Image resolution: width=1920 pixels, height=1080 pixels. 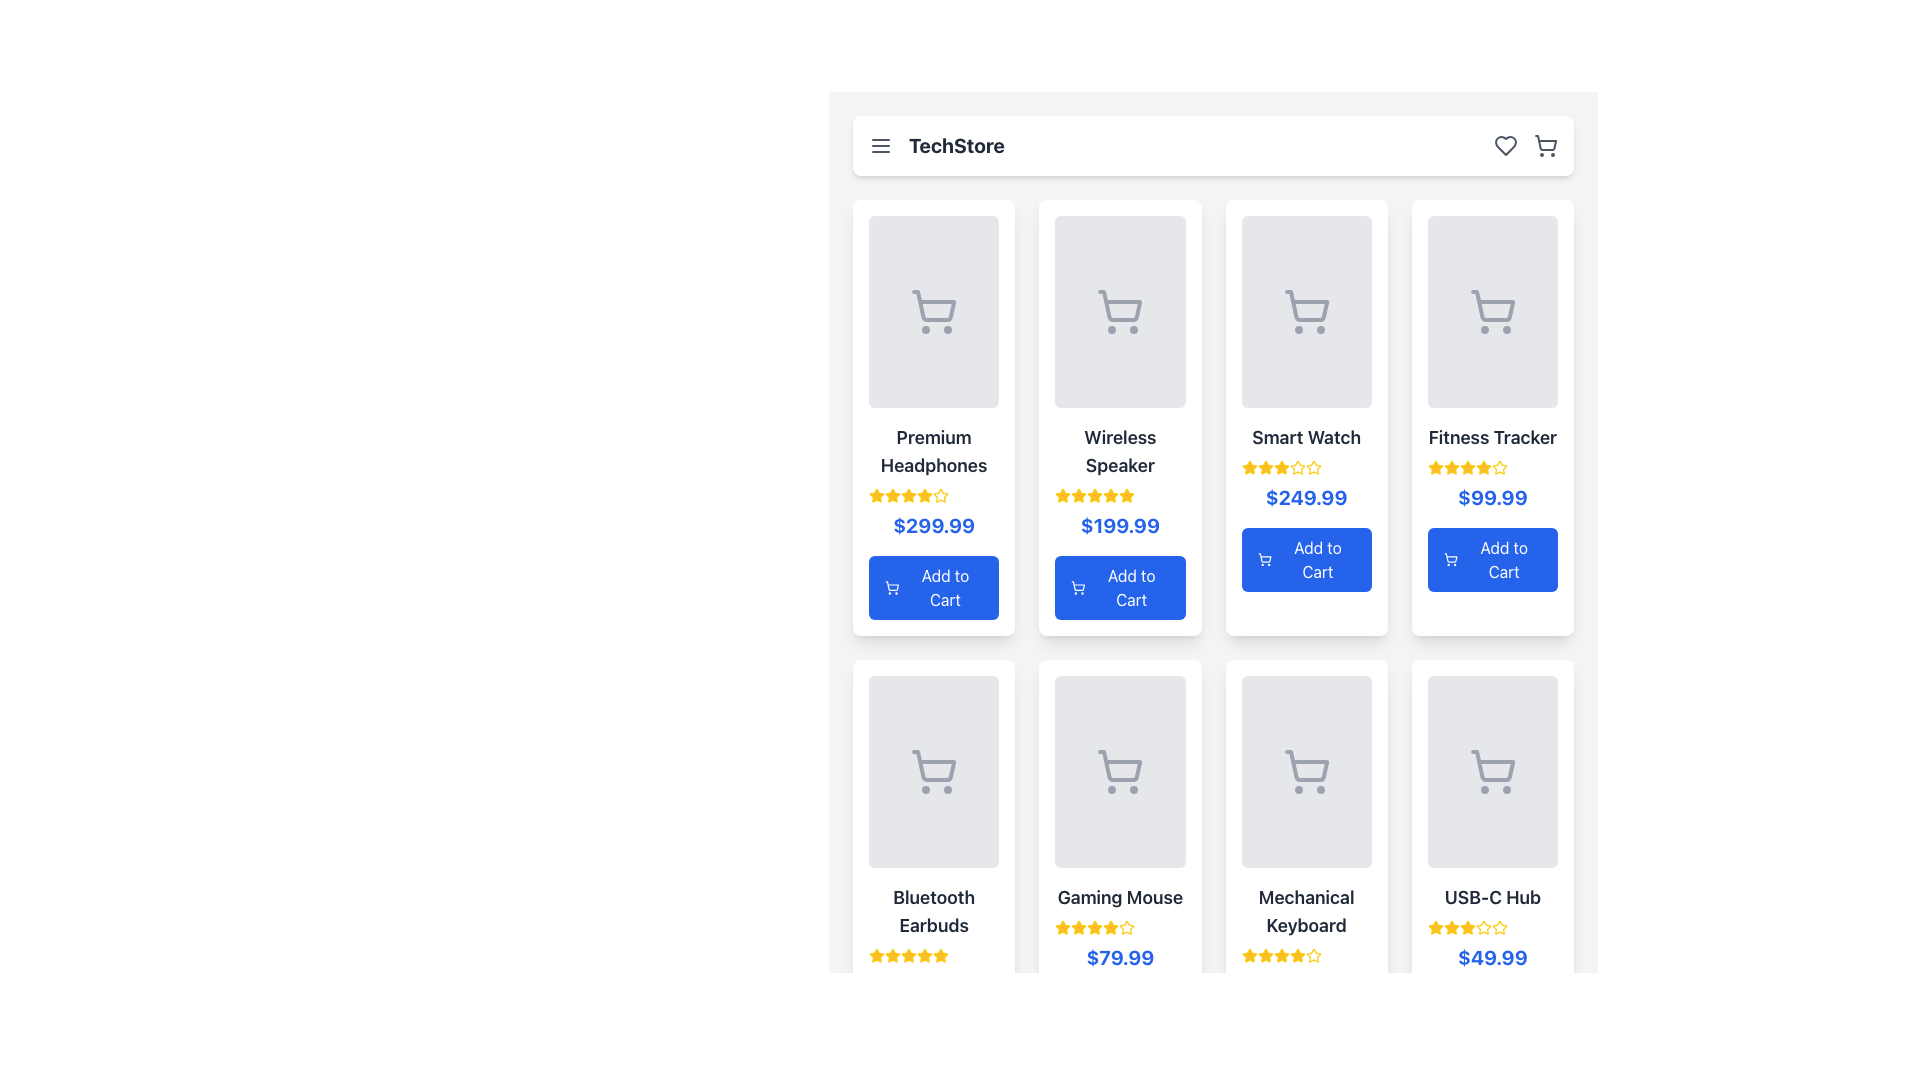 I want to click on the third star icon representing the third rating level for the Bluetooth Earbuds product in the product grid, so click(x=907, y=954).